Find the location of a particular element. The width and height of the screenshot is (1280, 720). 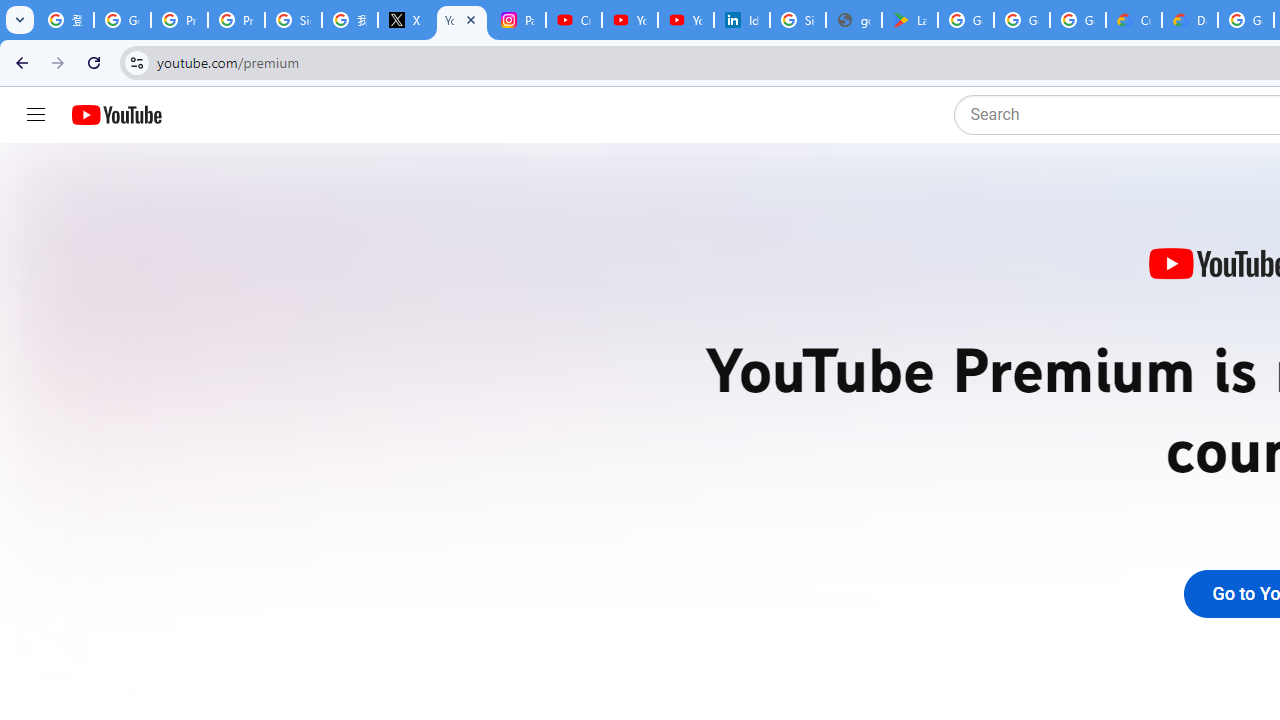

'Privacy Help Center - Policies Help' is located at coordinates (179, 20).